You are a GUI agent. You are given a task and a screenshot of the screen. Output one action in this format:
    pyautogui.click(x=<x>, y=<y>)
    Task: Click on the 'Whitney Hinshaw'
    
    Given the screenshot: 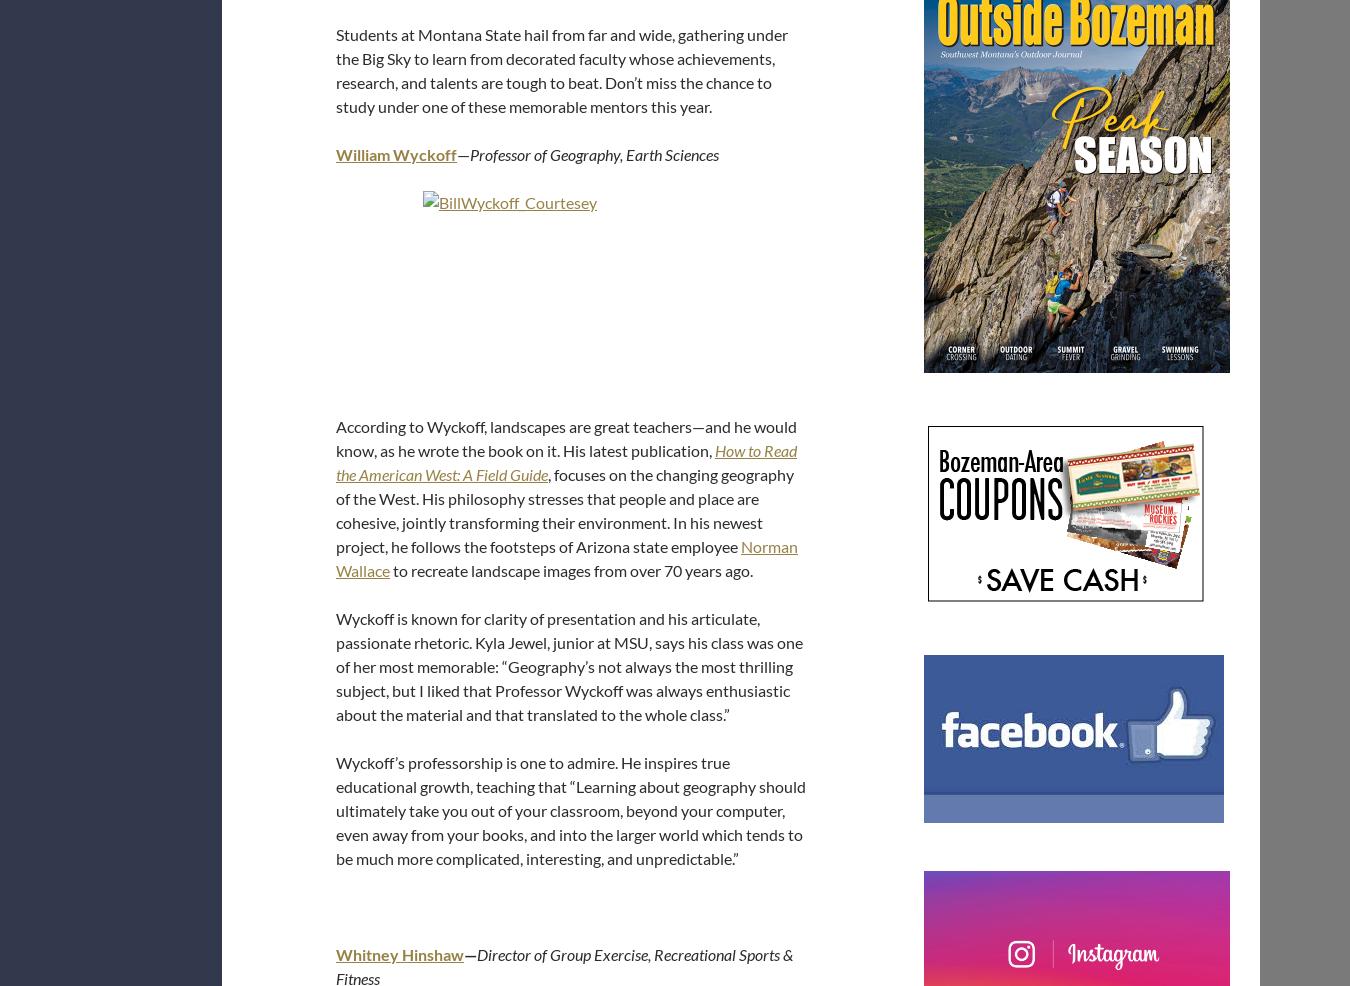 What is the action you would take?
    pyautogui.click(x=335, y=954)
    